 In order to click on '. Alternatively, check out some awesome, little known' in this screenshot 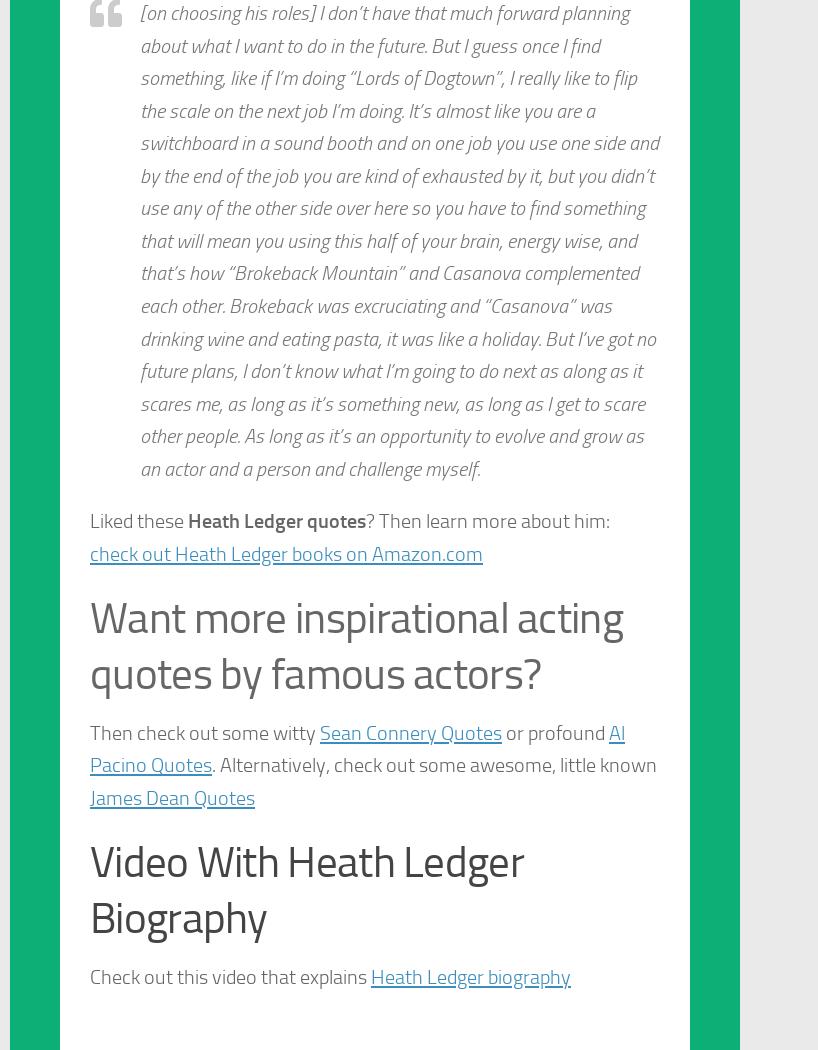, I will do `click(212, 765)`.